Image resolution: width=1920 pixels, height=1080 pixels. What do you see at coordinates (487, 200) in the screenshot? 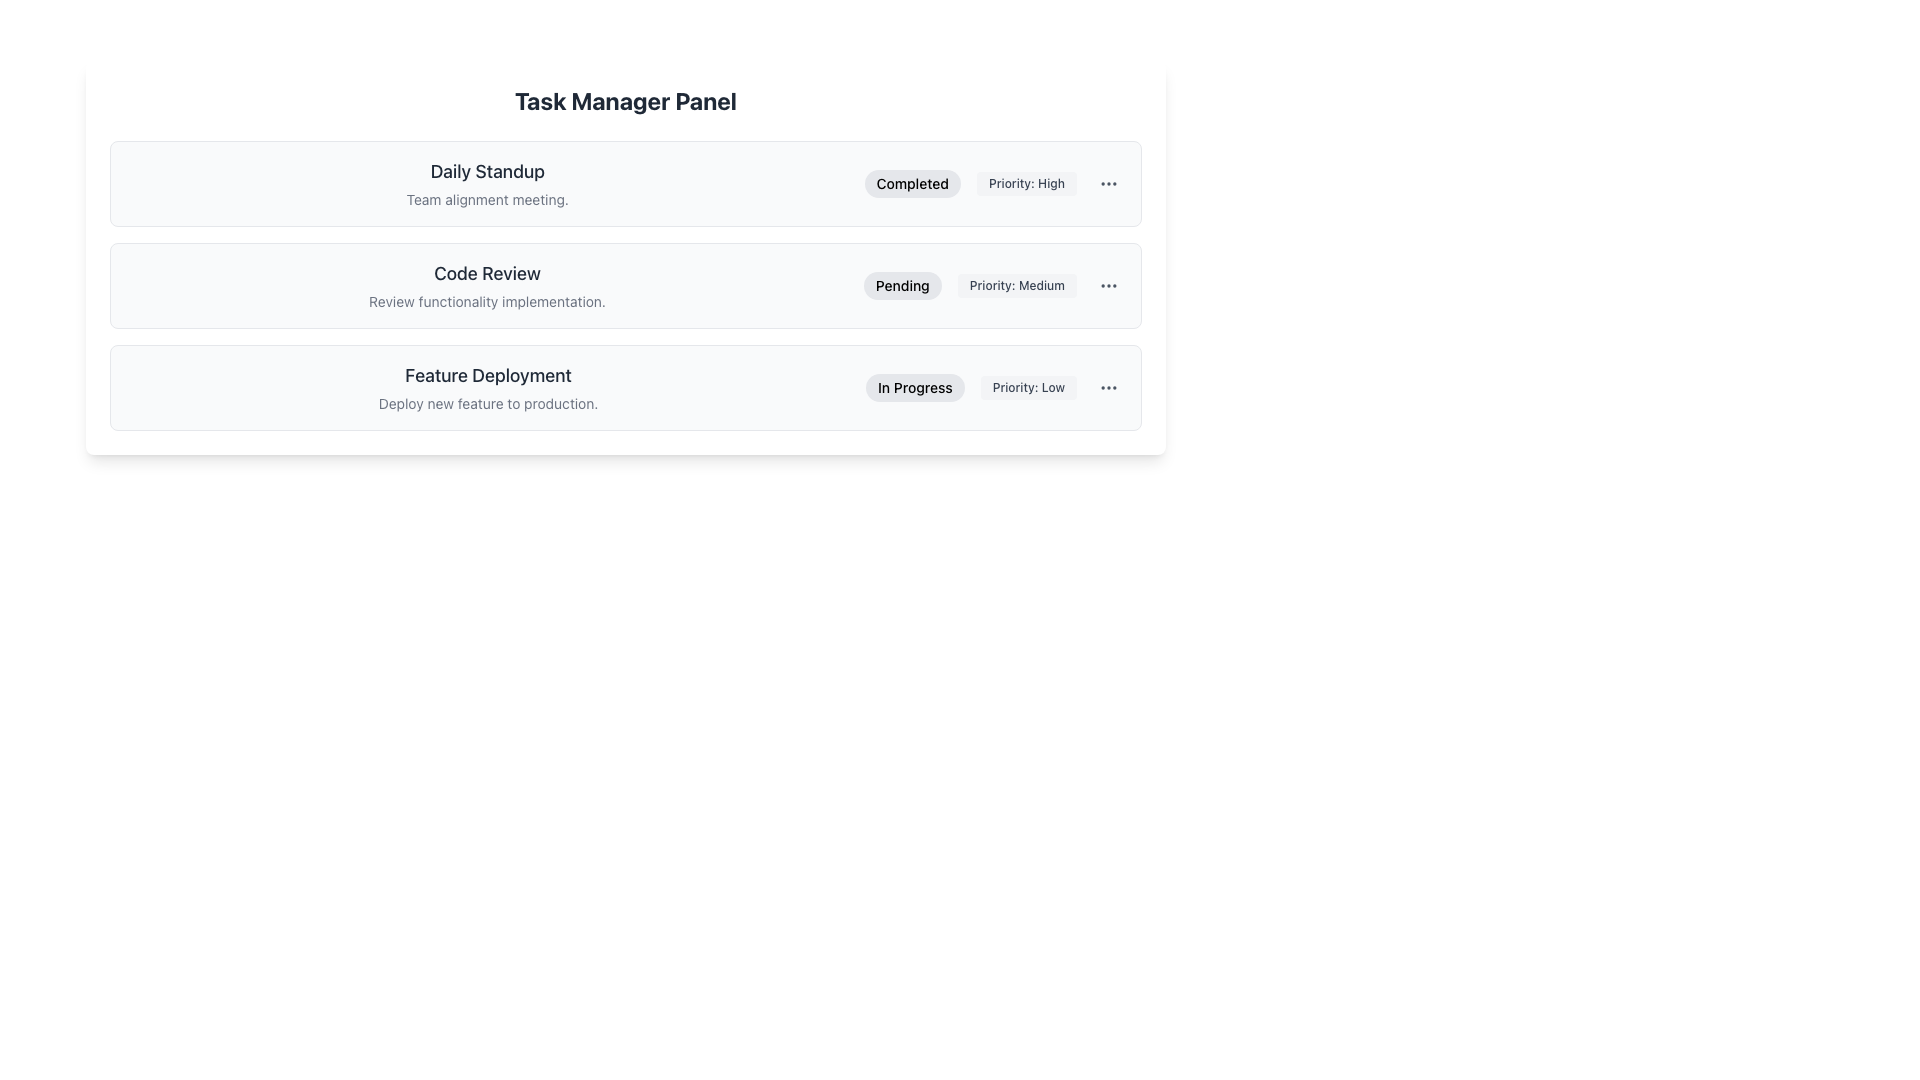
I see `text label providing additional context about the 'Daily Standup' task, located directly under the 'Daily Standup' heading in the first task card` at bounding box center [487, 200].